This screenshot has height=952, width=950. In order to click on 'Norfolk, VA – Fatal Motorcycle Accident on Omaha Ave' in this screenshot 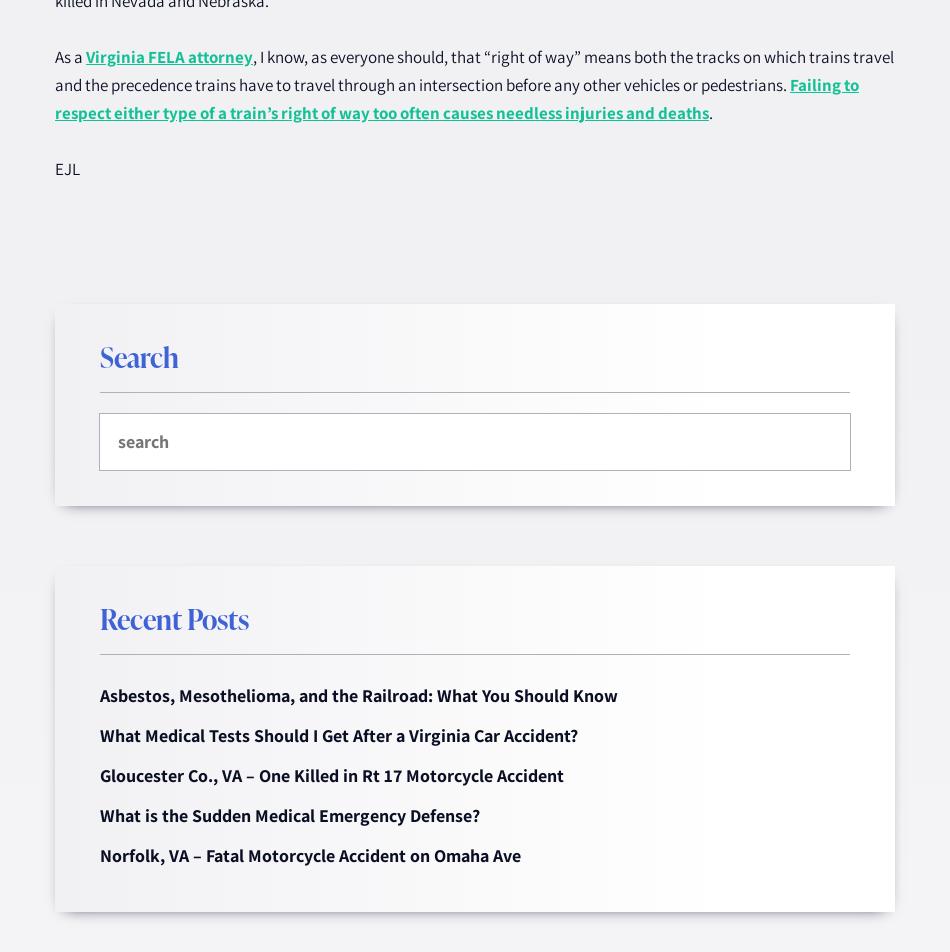, I will do `click(100, 854)`.